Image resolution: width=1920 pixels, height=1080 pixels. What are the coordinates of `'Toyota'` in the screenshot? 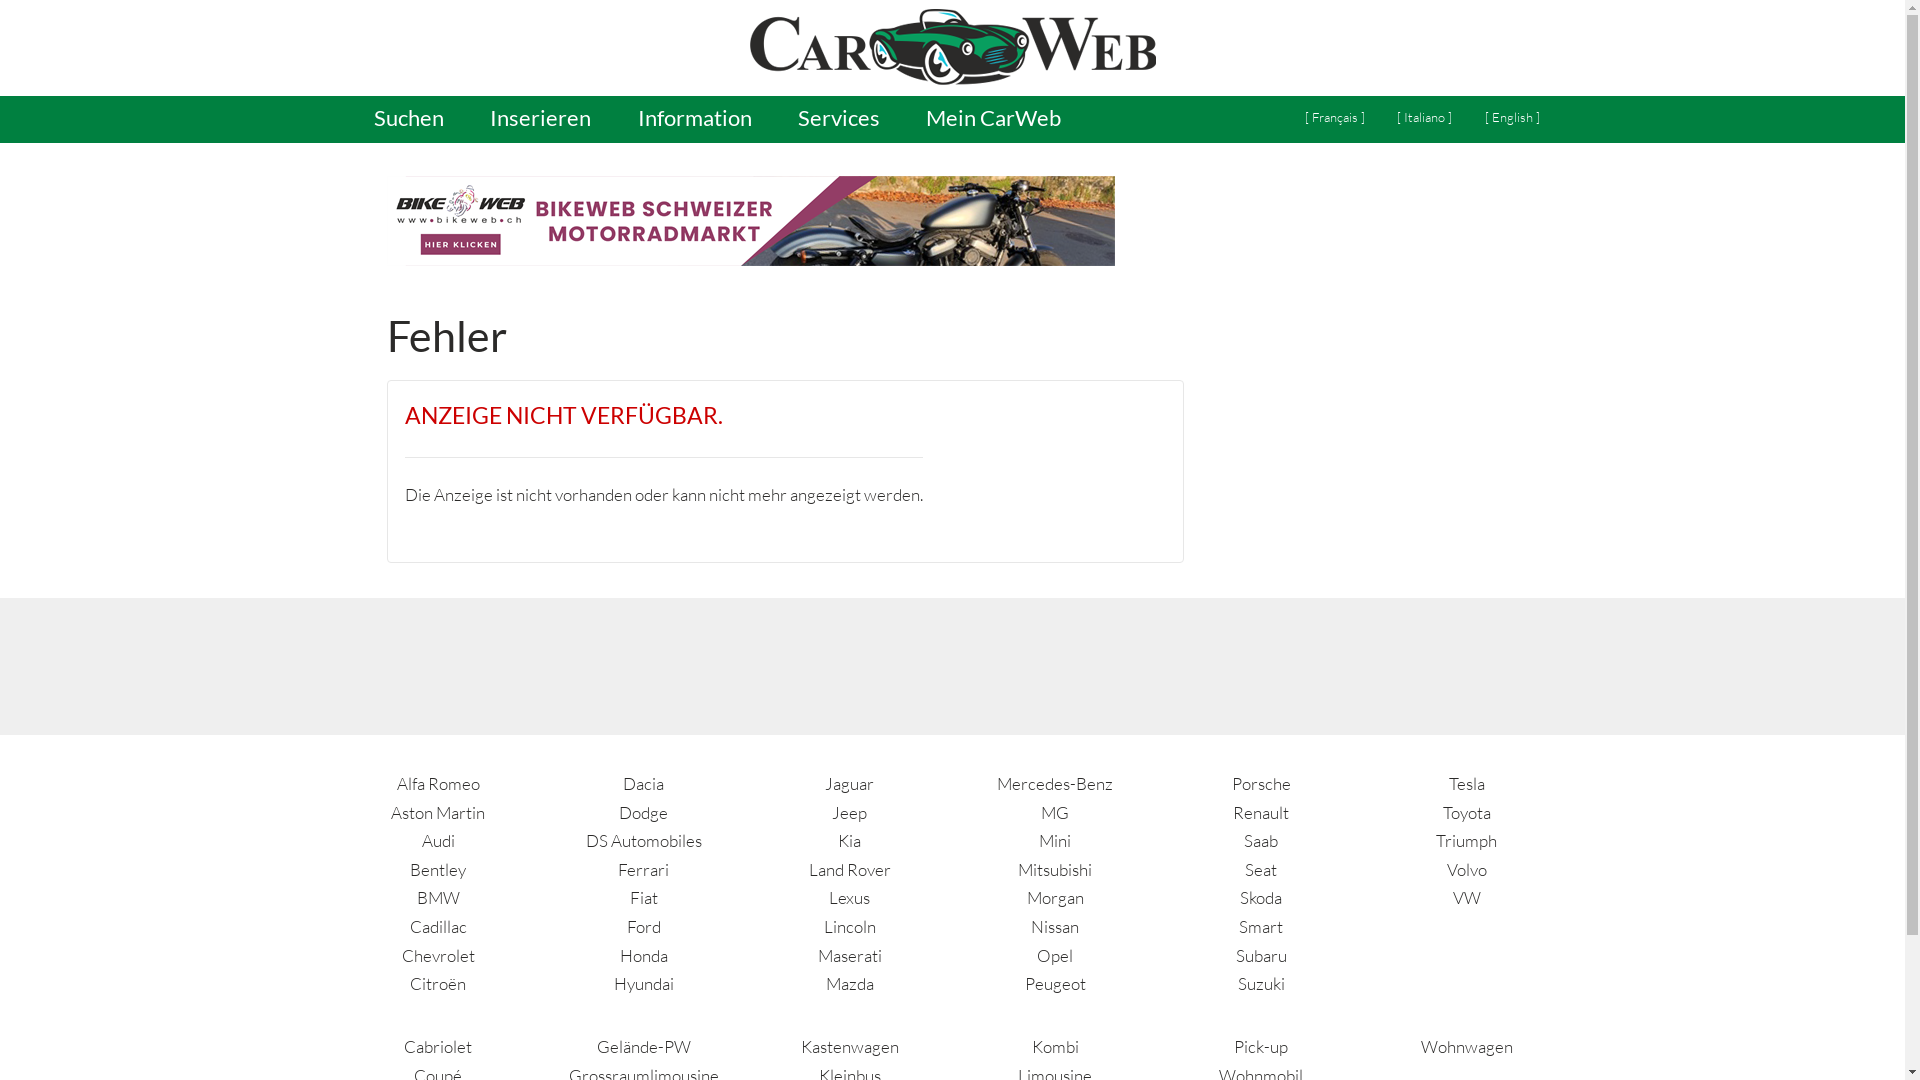 It's located at (1467, 812).